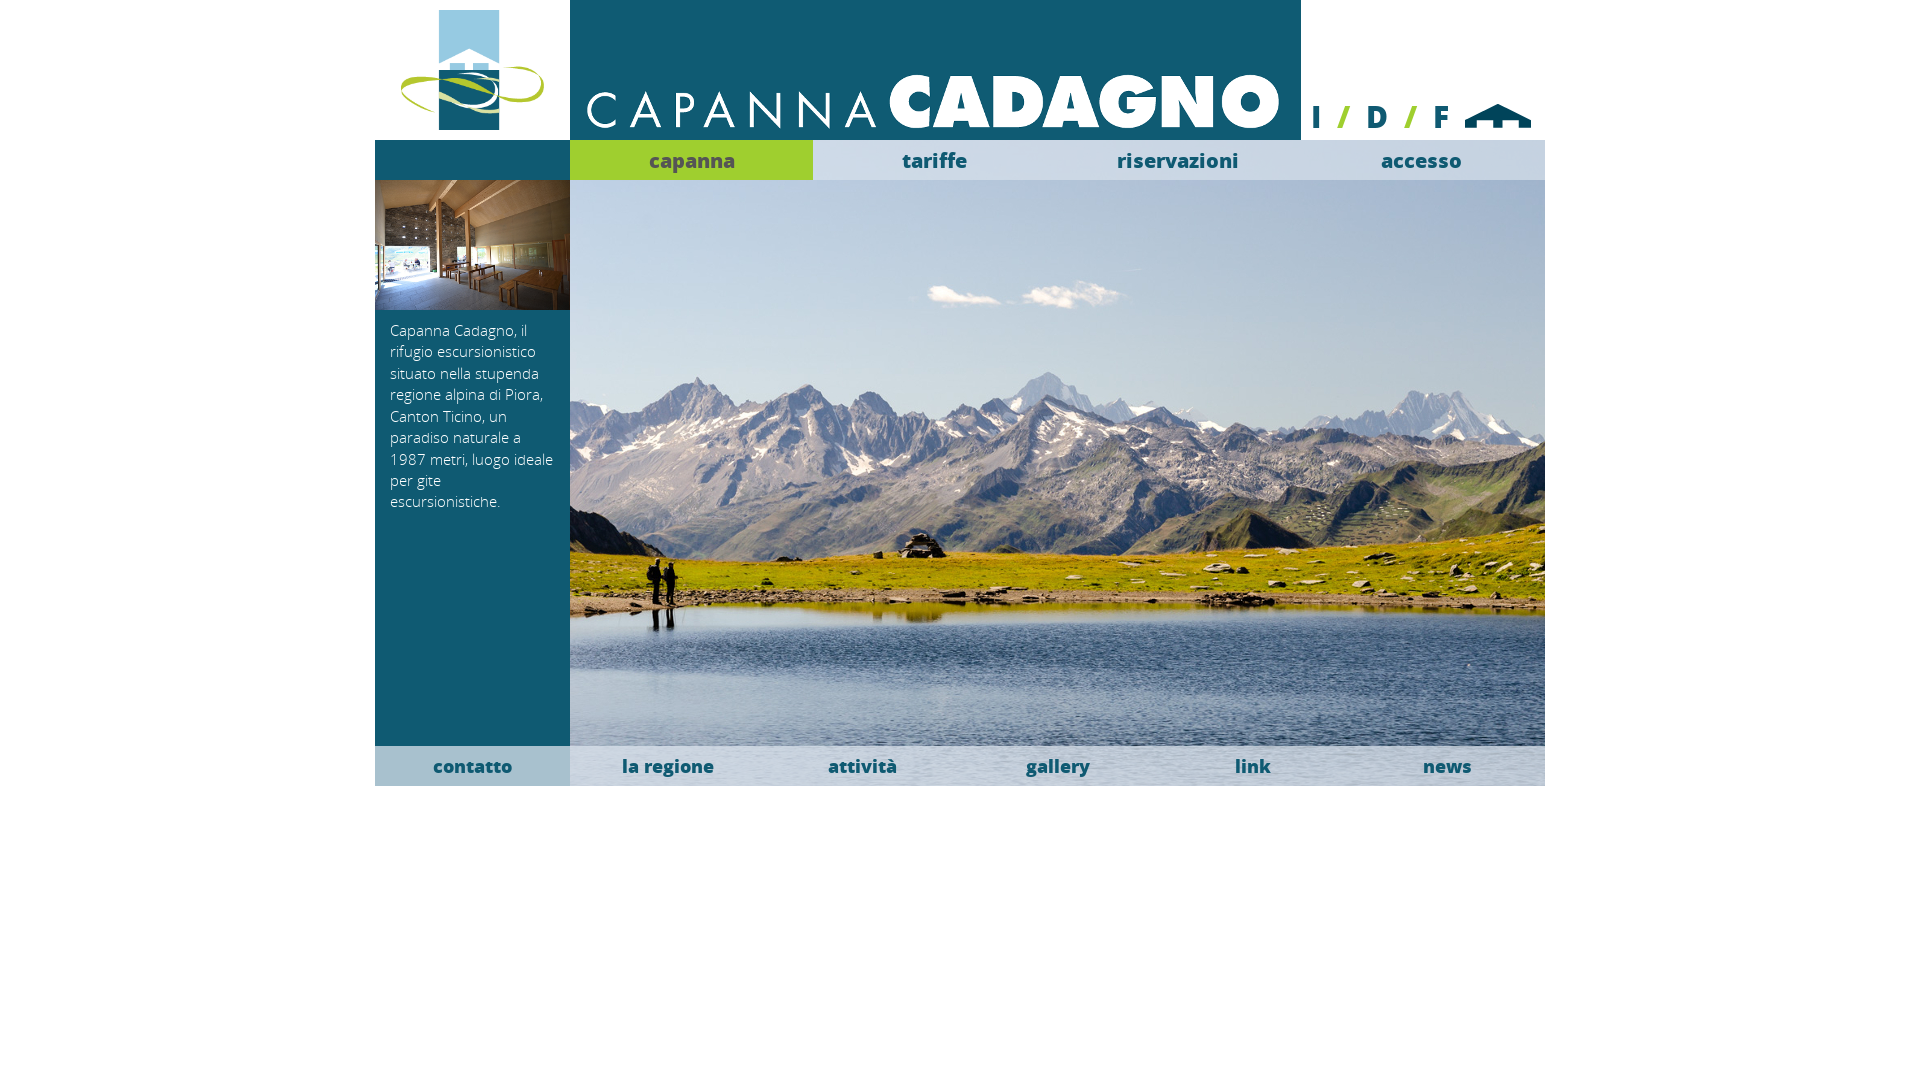  I want to click on 'F', so click(1440, 115).